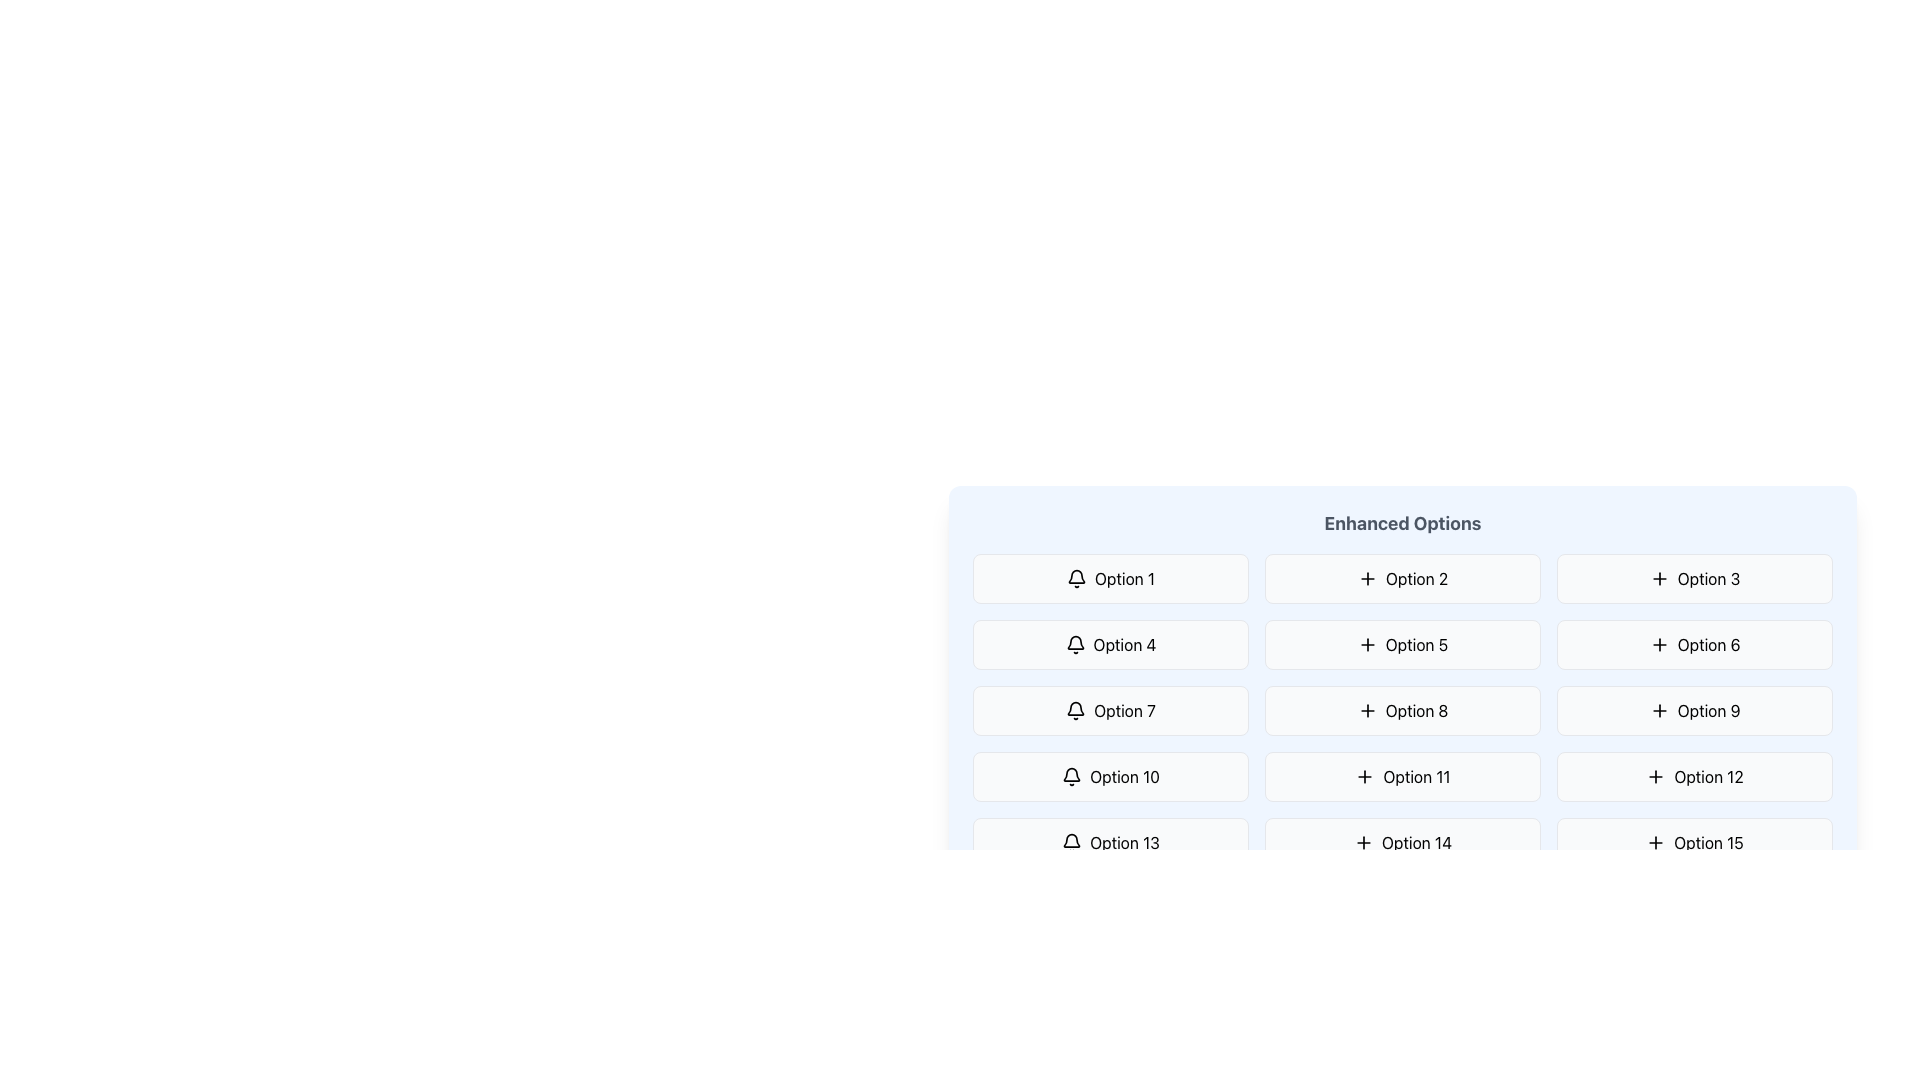 This screenshot has height=1080, width=1920. I want to click on the button labeled 'Option 5' with a '+' icon, located in the second row, middle column of the 'Enhanced Options' grid, to prepare for interaction, so click(1401, 644).